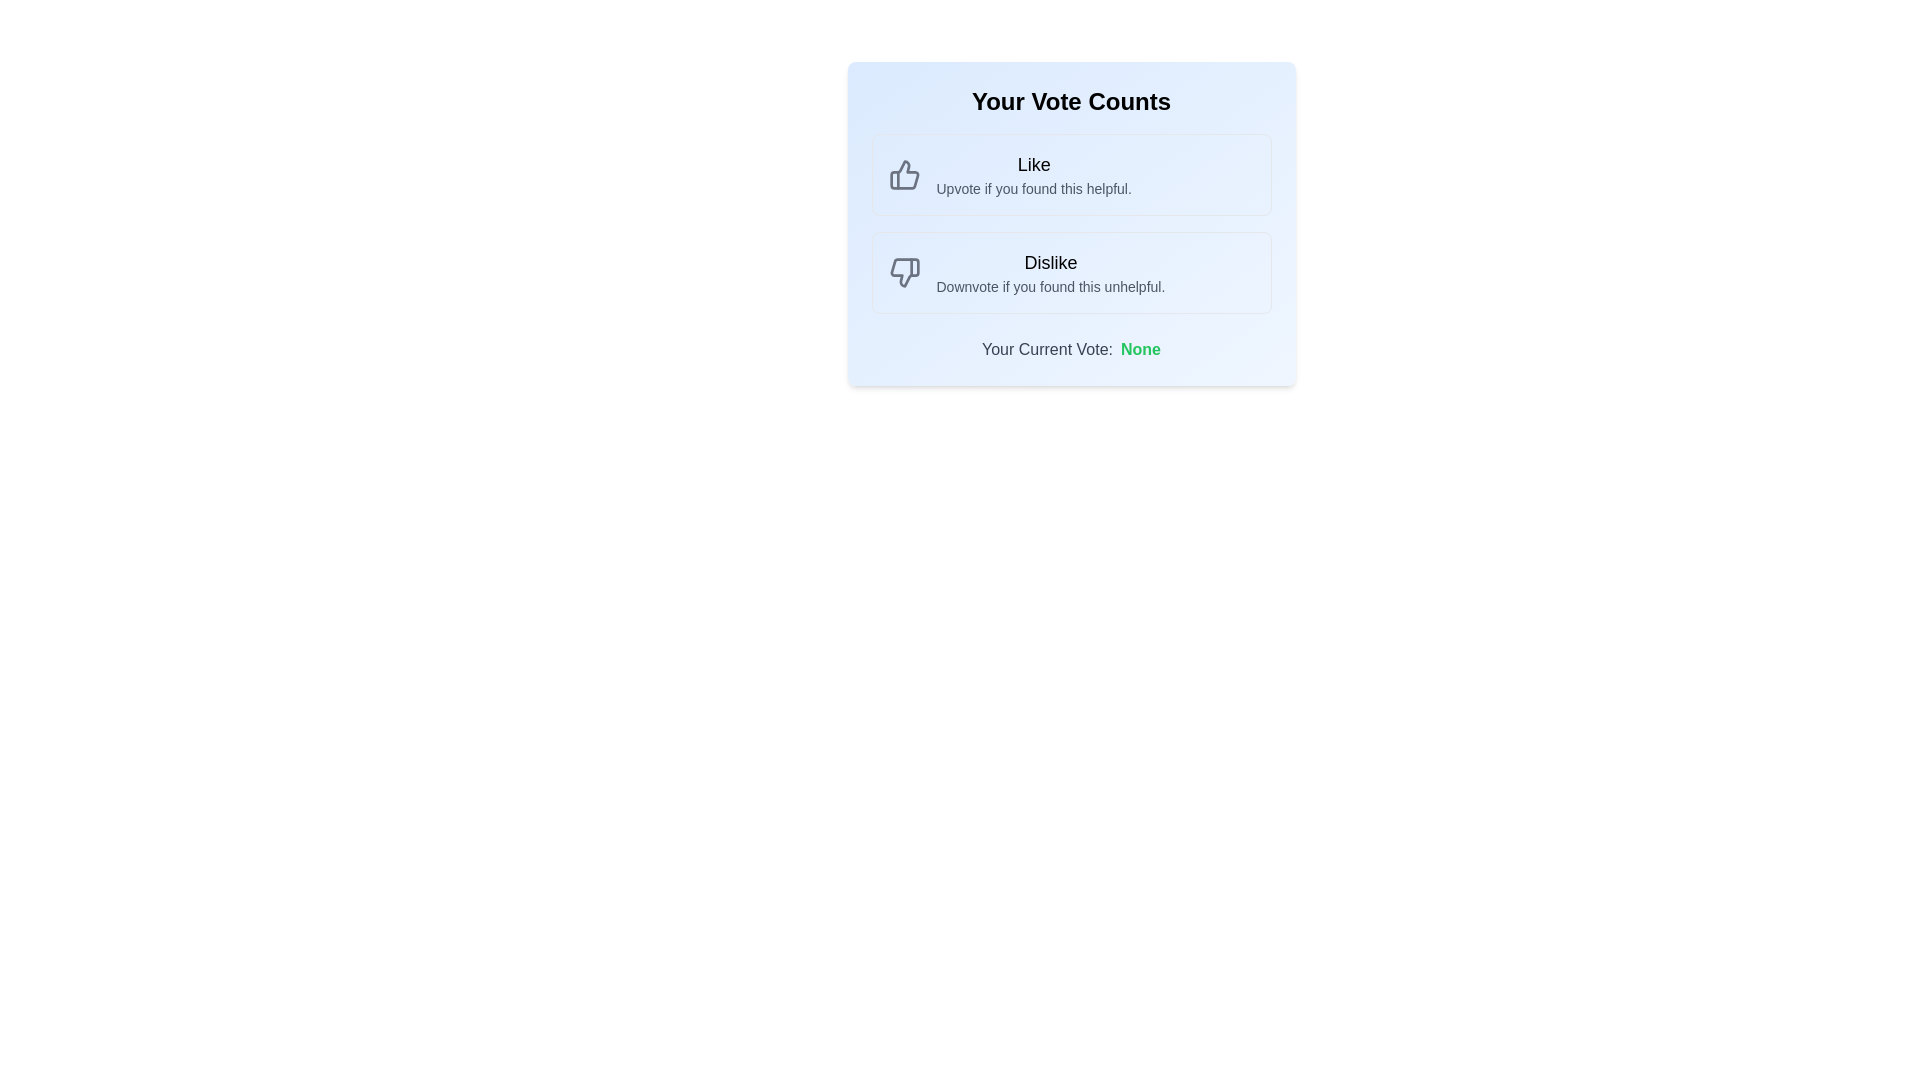  What do you see at coordinates (1046, 348) in the screenshot?
I see `the Text Label that describes the user's current voting status, located to the left of the bold green text 'None' in the bottom section of the voting card interface` at bounding box center [1046, 348].